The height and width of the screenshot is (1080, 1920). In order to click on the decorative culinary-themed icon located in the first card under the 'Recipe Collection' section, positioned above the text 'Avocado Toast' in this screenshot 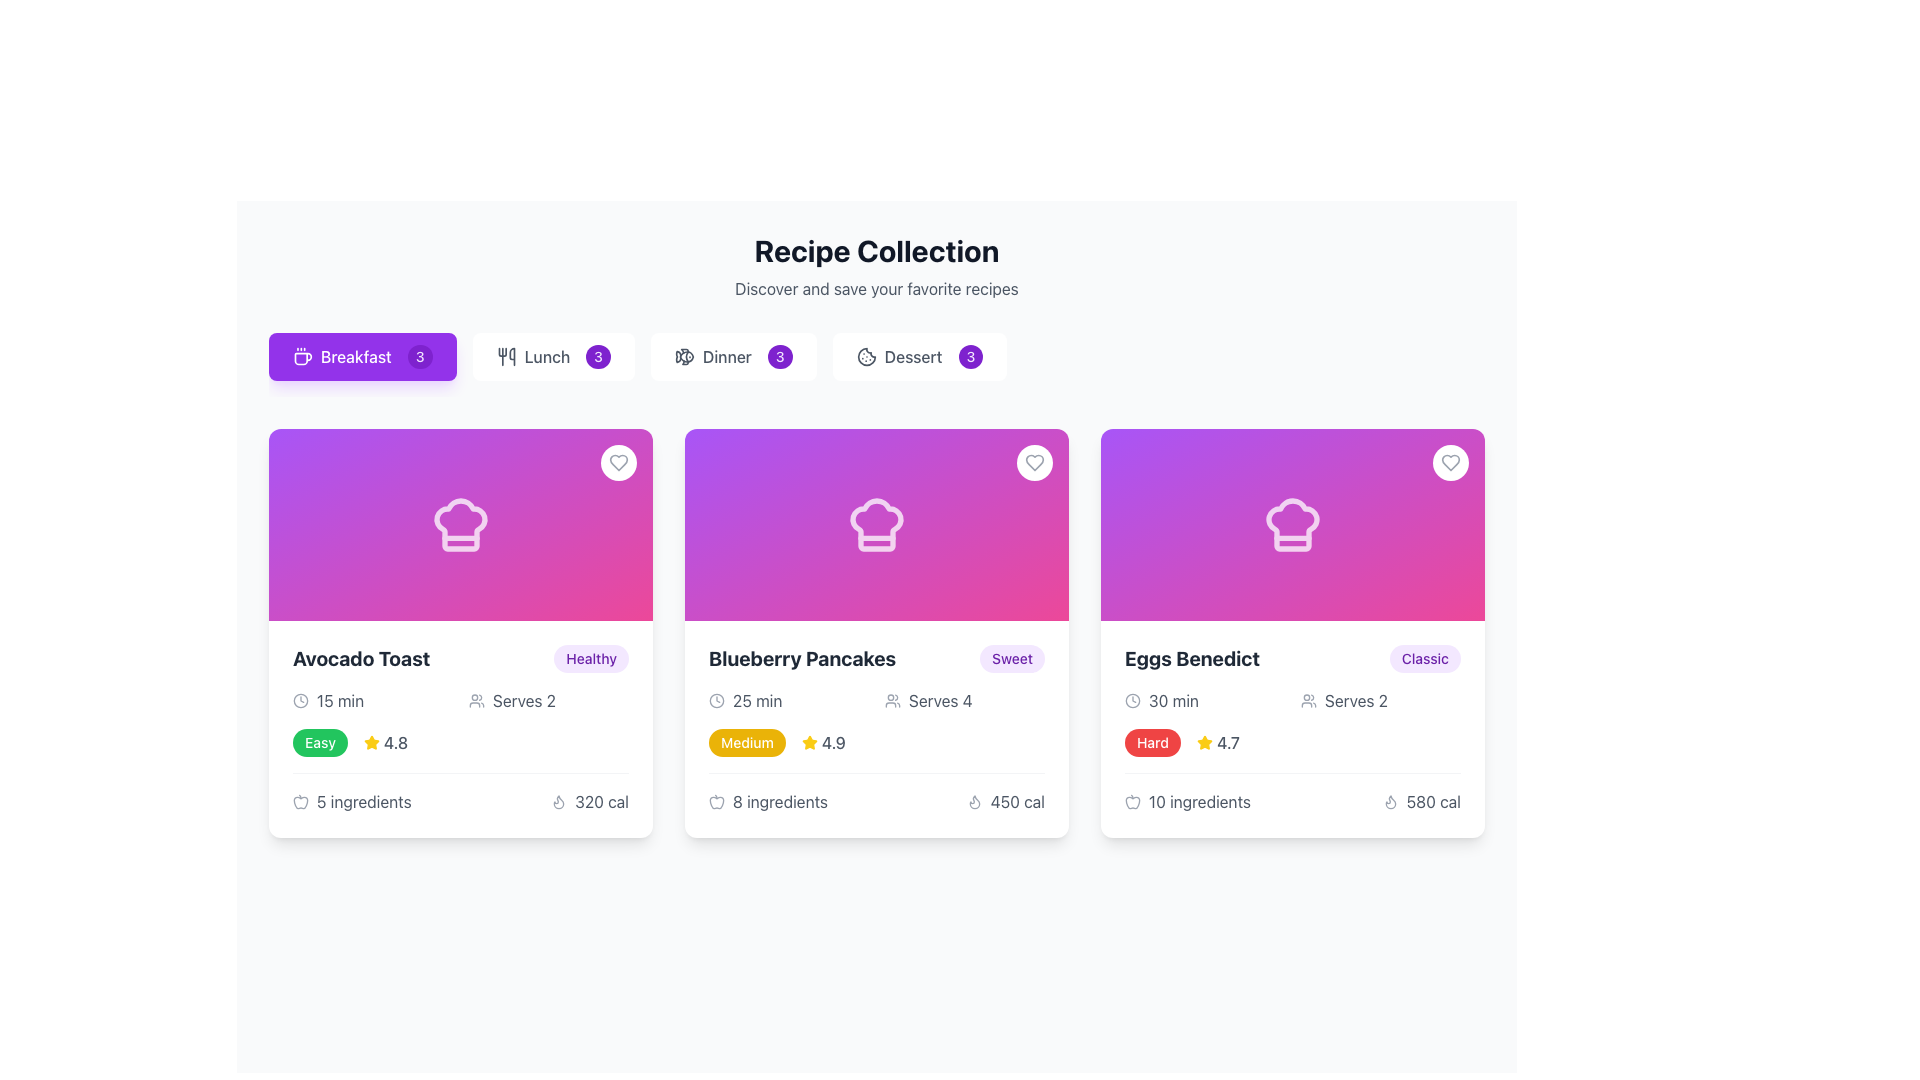, I will do `click(459, 523)`.